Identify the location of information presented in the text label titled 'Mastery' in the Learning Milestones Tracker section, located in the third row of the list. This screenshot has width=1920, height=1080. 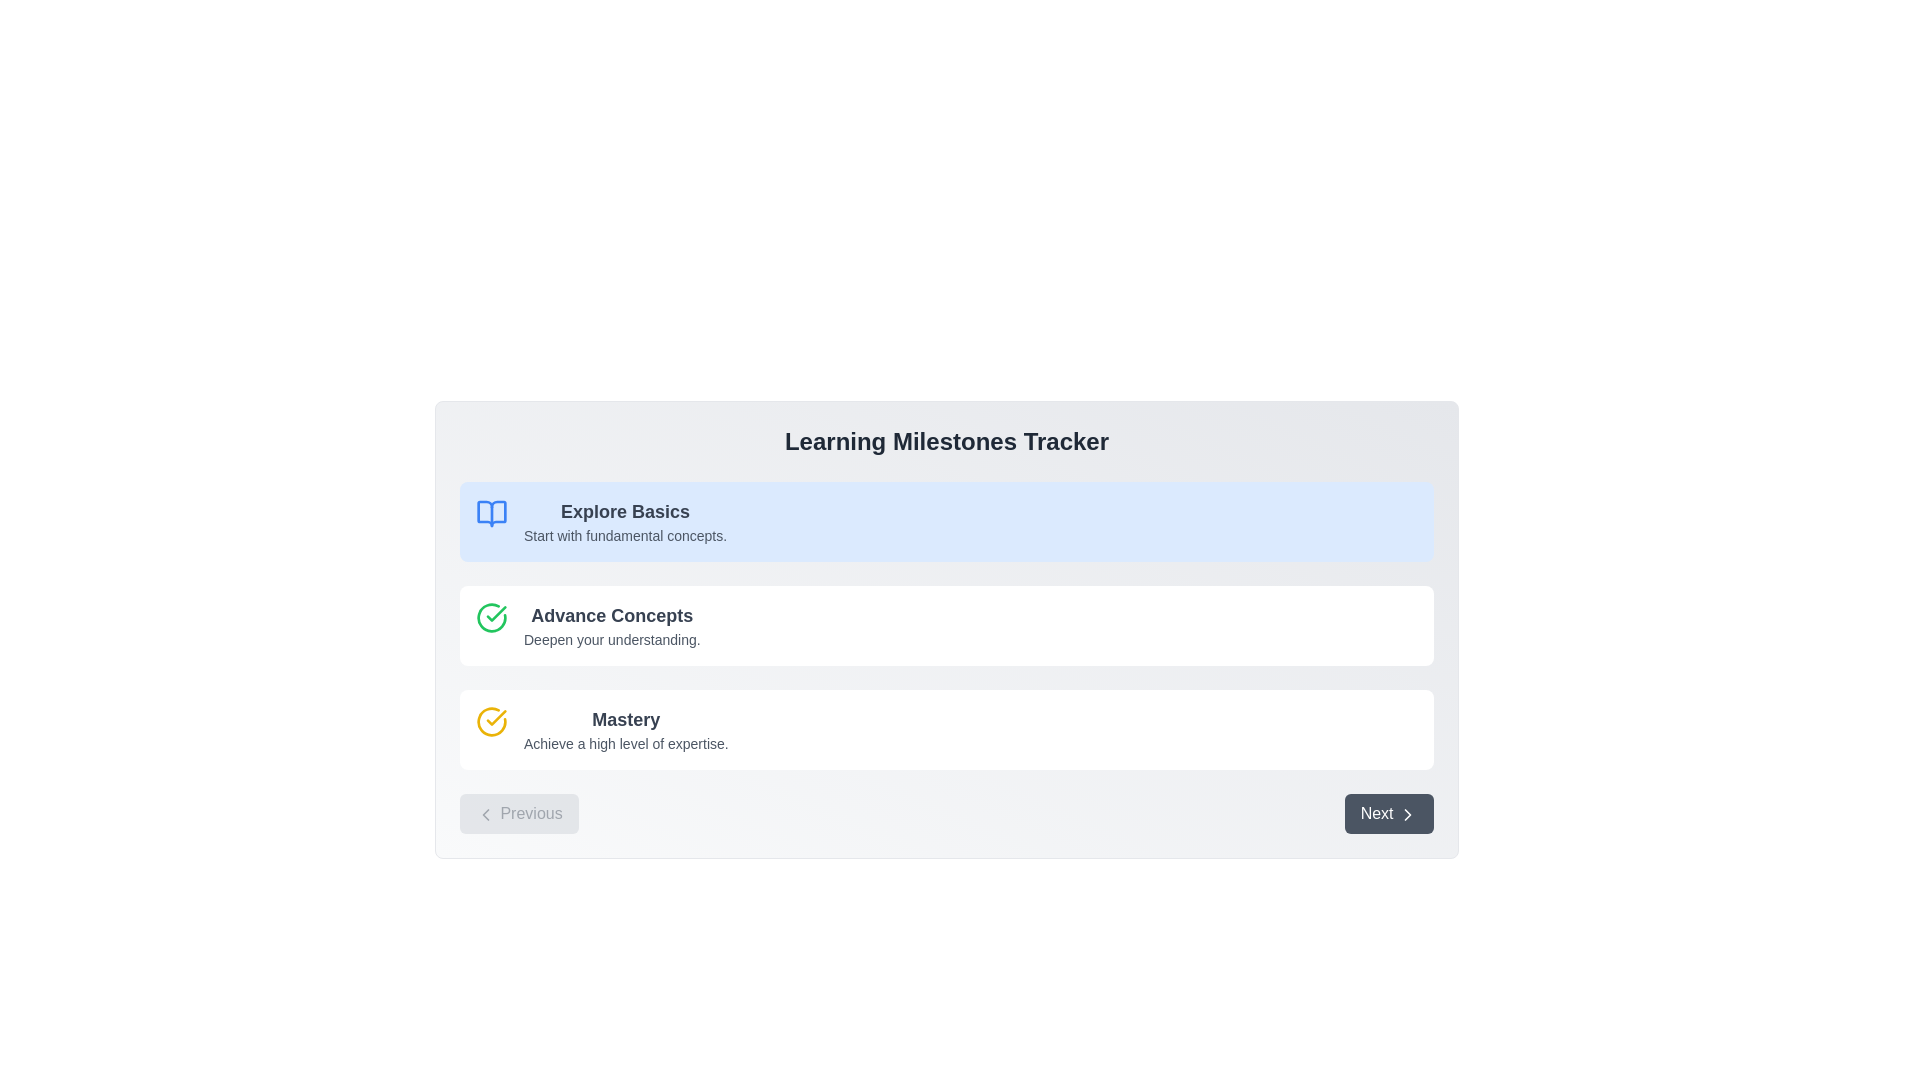
(625, 729).